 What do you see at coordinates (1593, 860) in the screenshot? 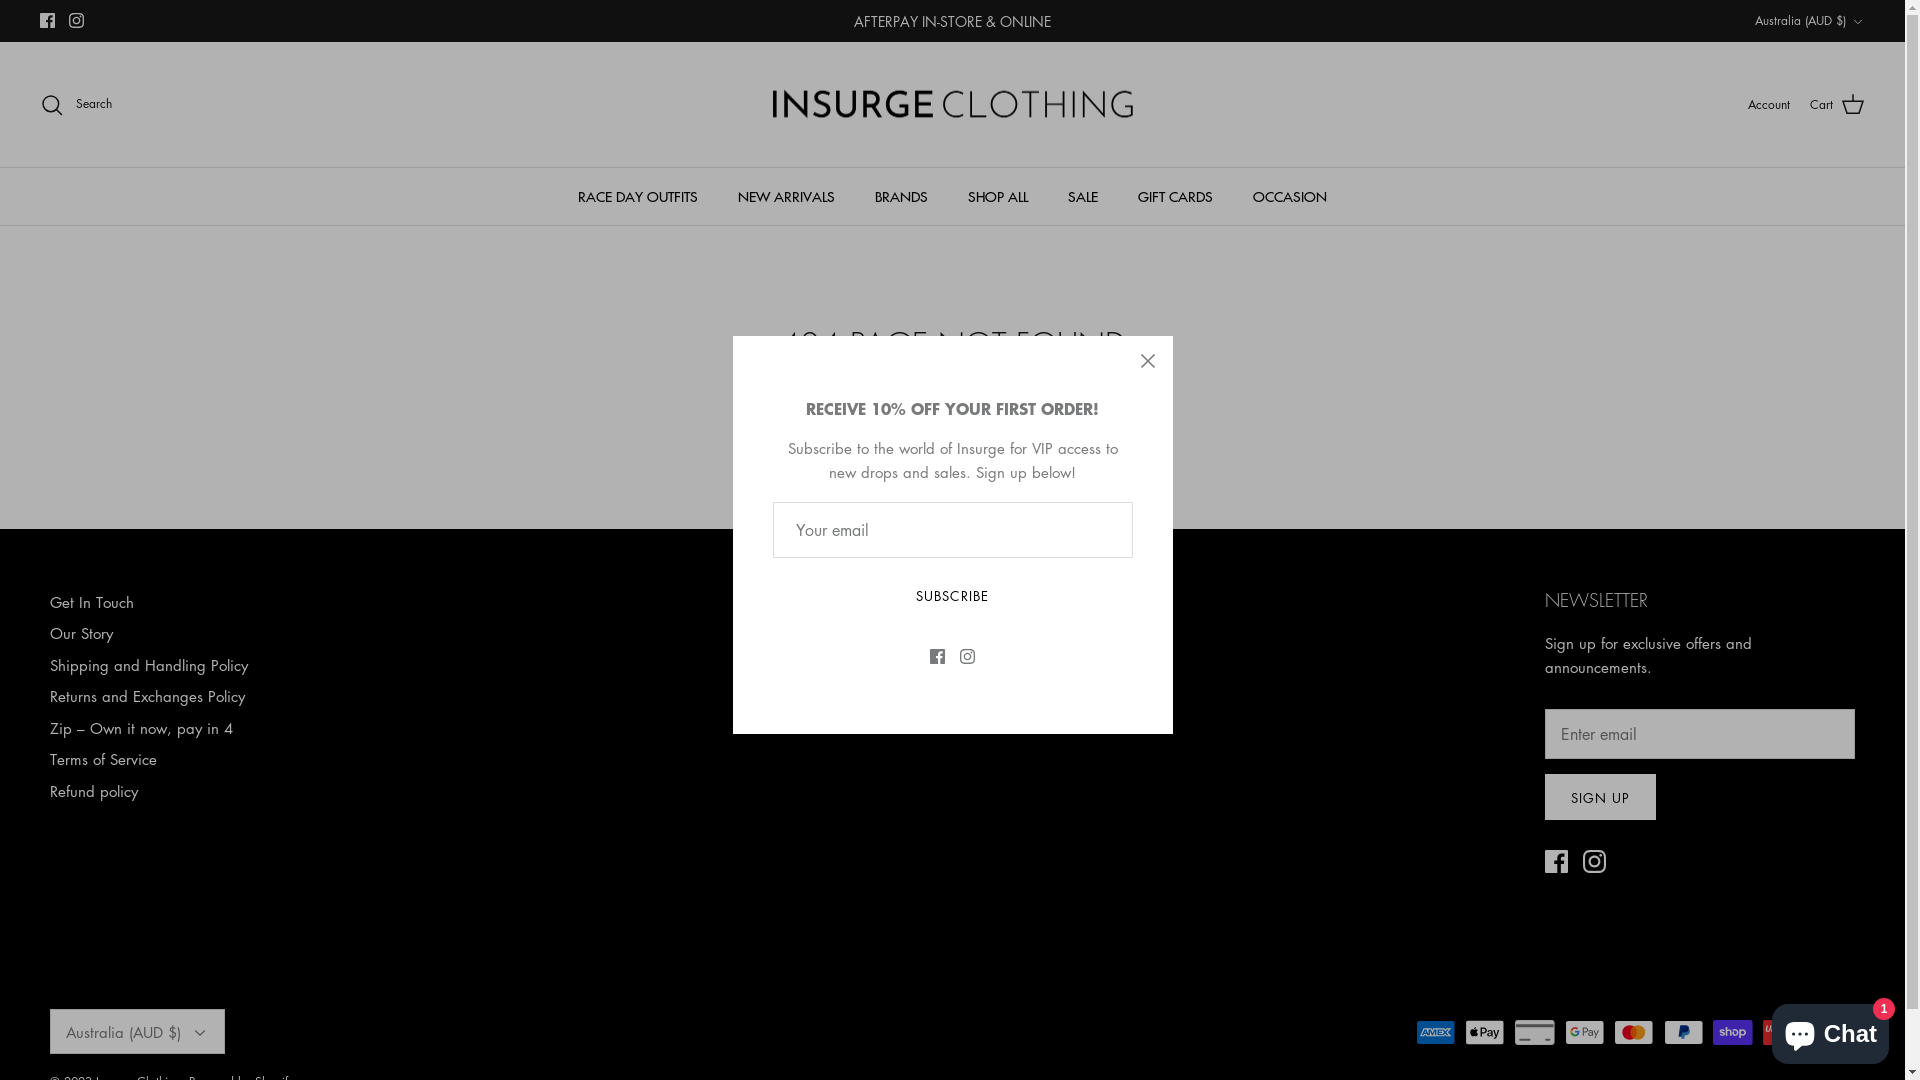
I see `'Instagram'` at bounding box center [1593, 860].